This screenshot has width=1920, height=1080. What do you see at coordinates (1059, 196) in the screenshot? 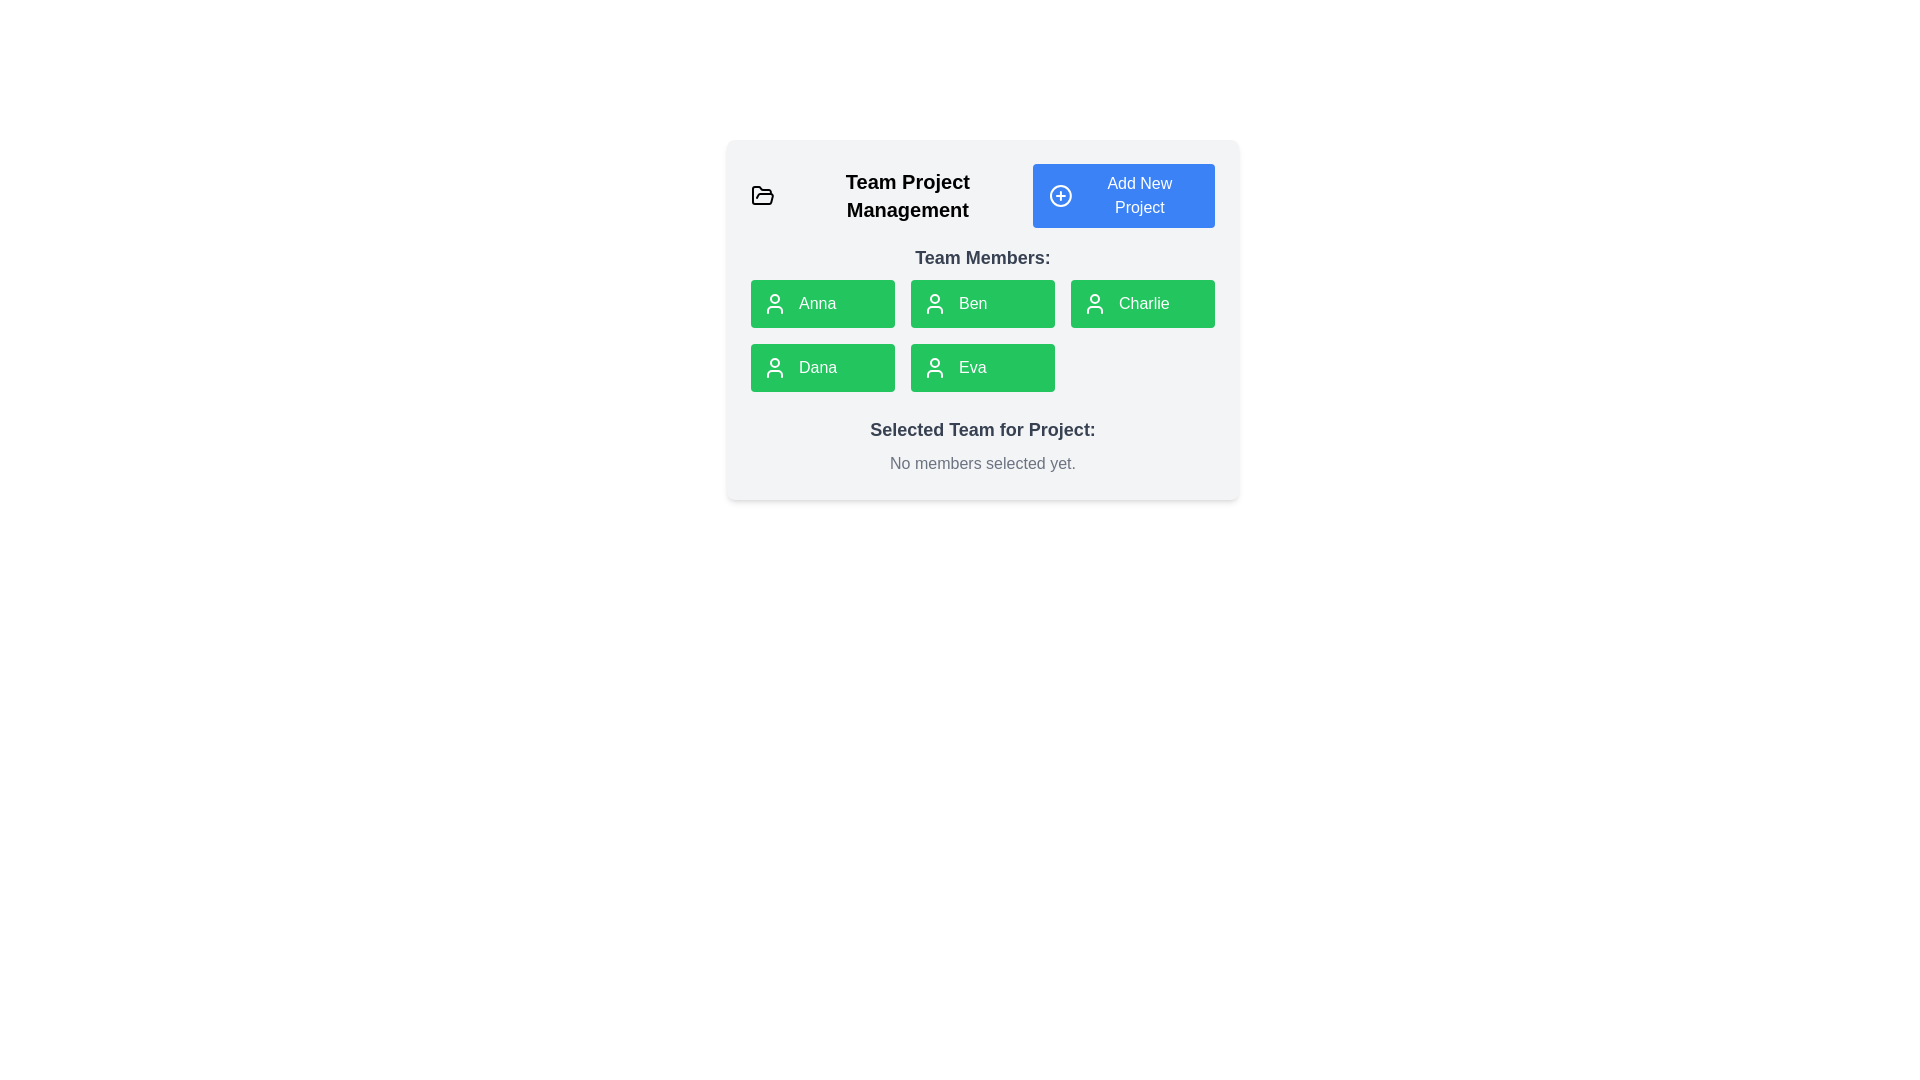
I see `the circle plus icon located within the blue button labeled 'Add New Project' in the top-right section of the 'Team Project Management' interface` at bounding box center [1059, 196].